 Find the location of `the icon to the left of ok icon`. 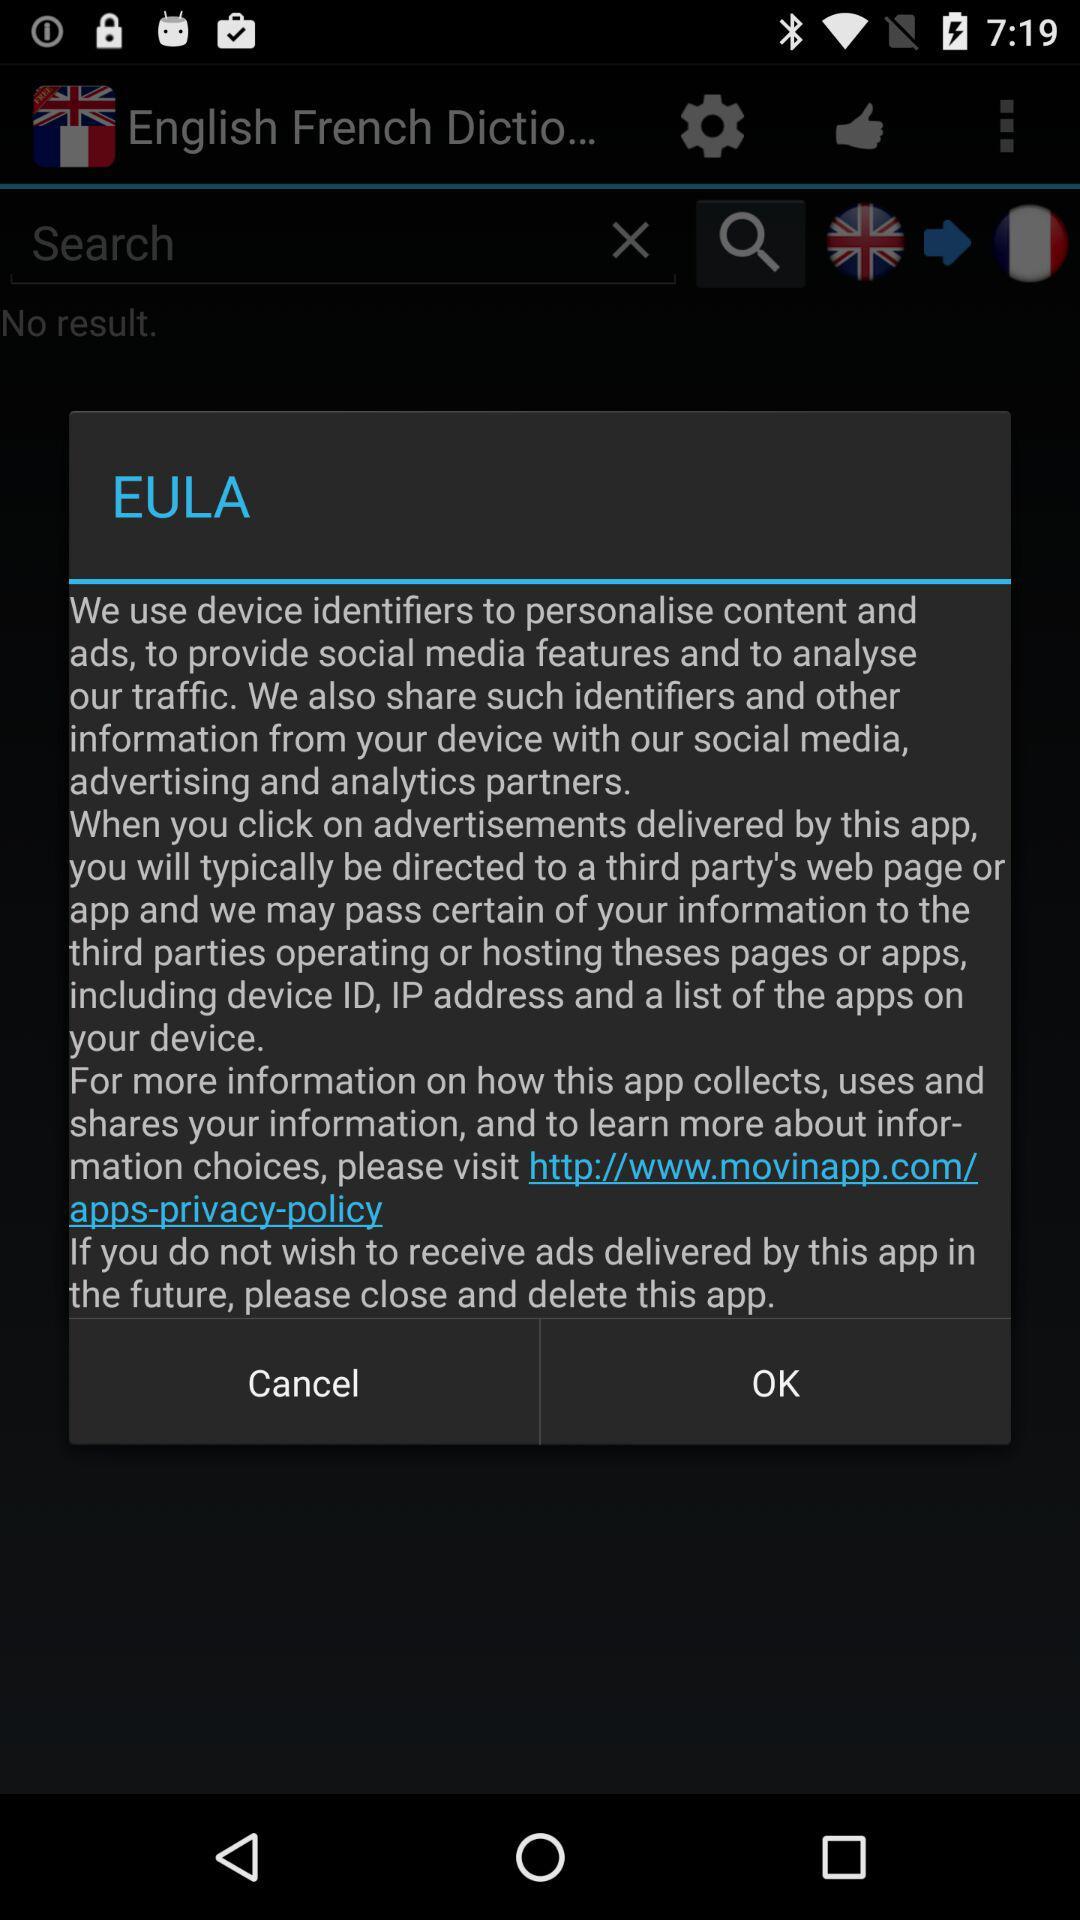

the icon to the left of ok icon is located at coordinates (304, 1381).